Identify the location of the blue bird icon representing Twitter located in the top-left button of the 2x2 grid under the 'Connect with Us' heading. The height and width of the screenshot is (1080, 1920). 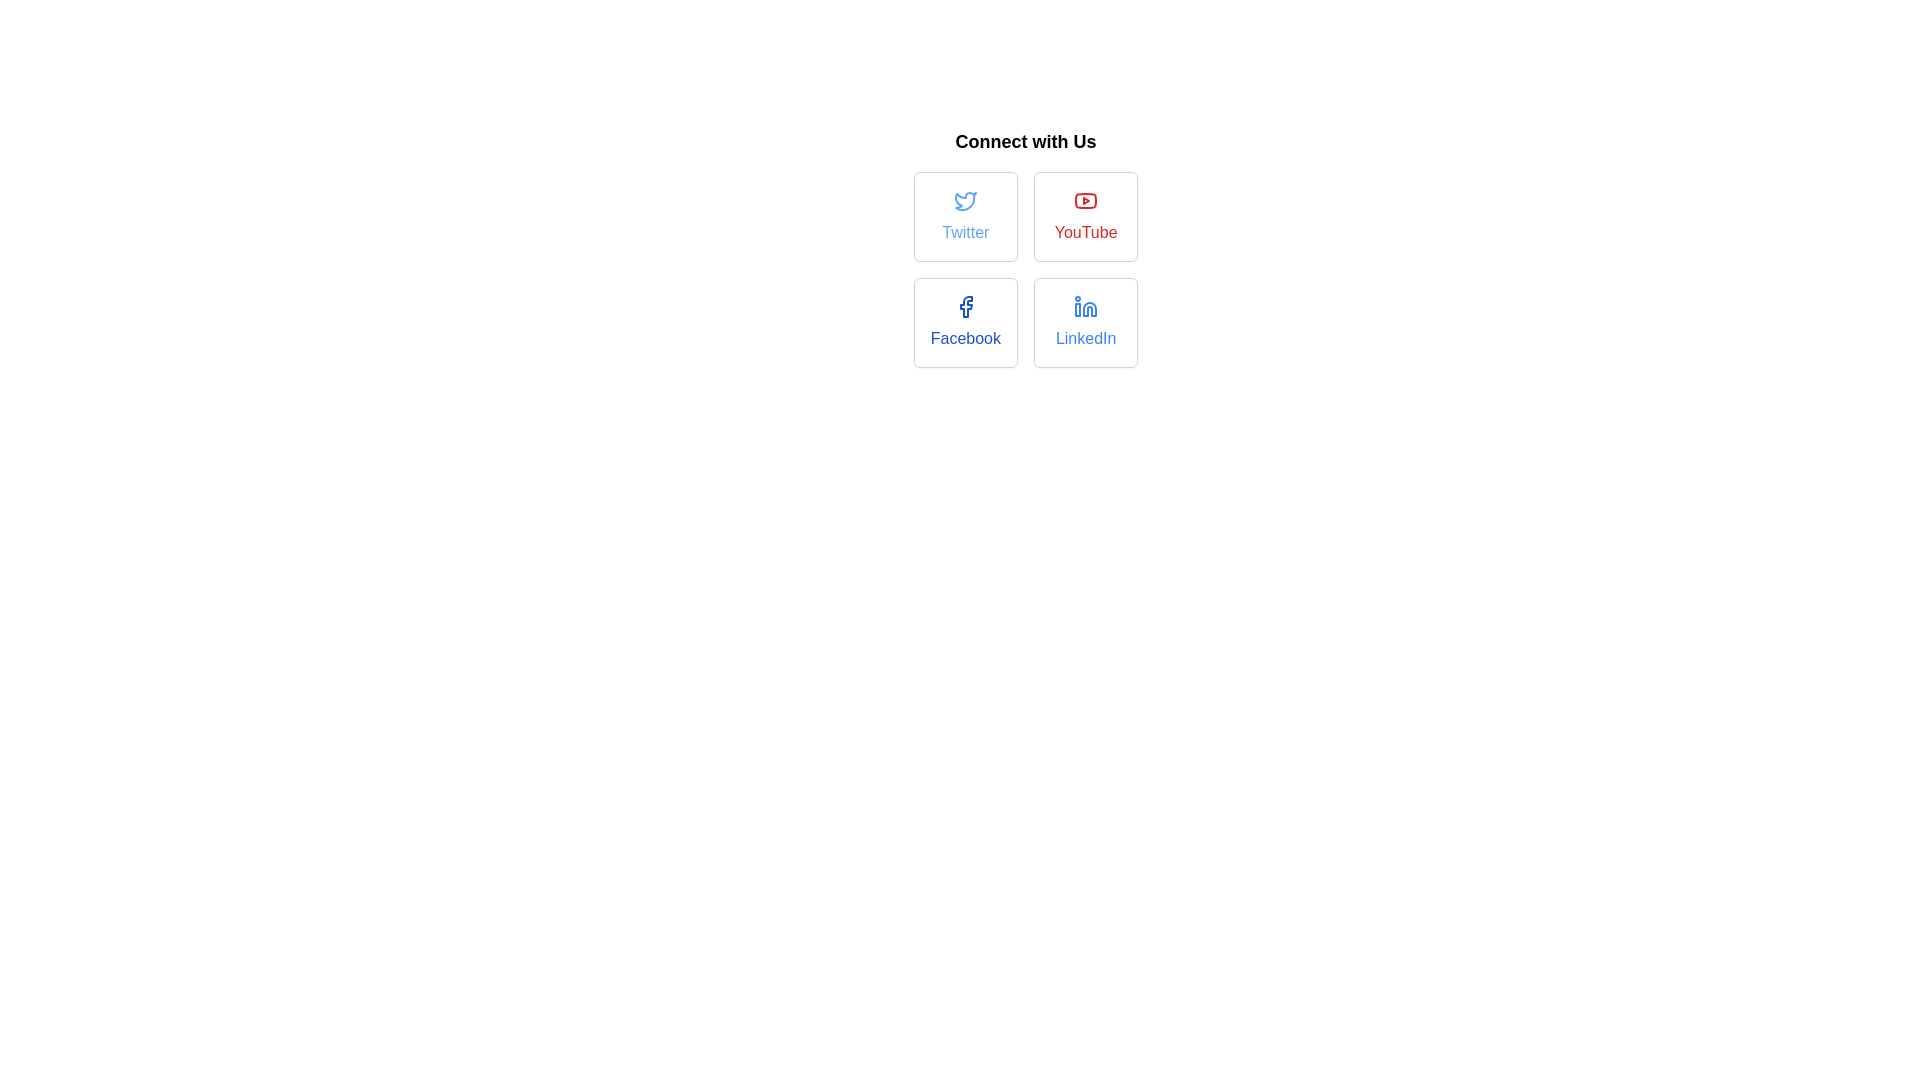
(965, 201).